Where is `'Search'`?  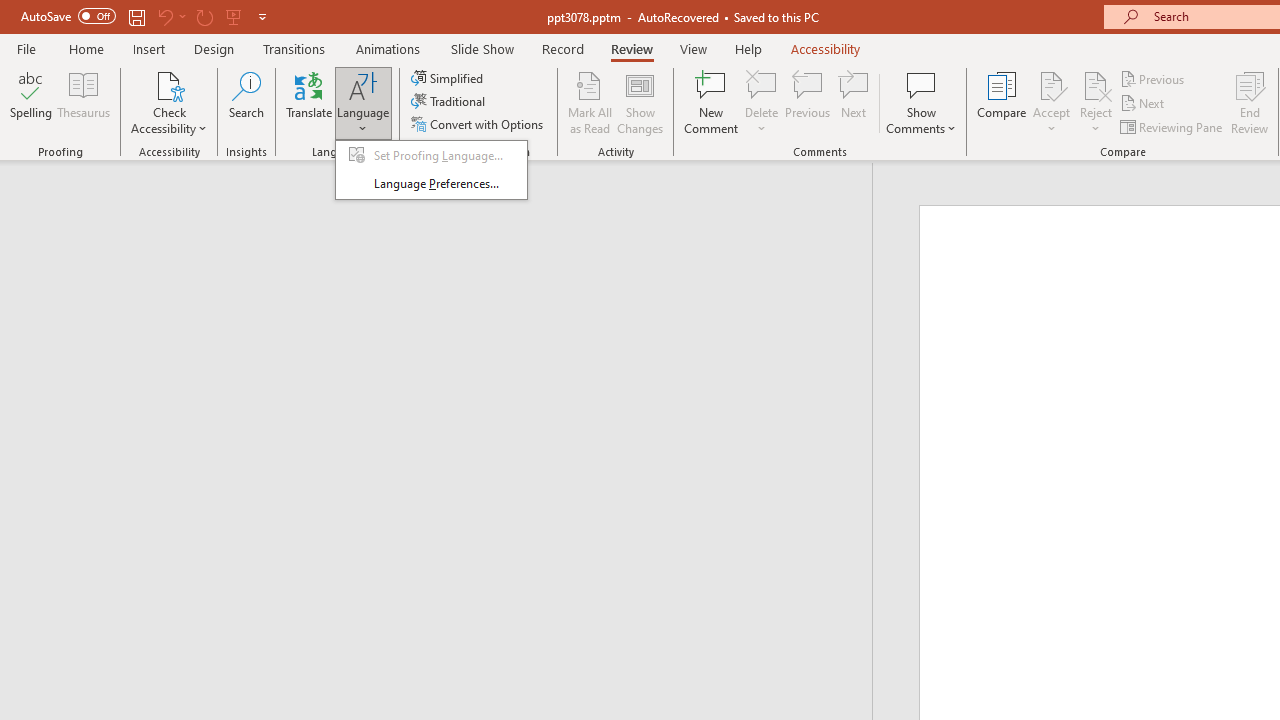 'Search' is located at coordinates (246, 103).